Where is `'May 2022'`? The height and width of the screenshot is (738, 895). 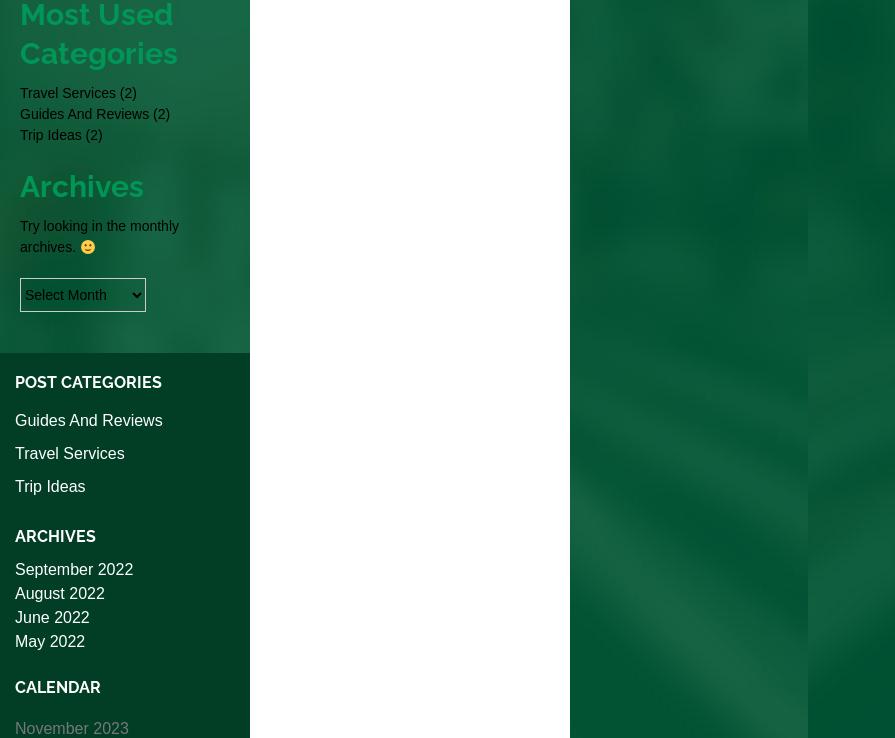
'May 2022' is located at coordinates (50, 641).